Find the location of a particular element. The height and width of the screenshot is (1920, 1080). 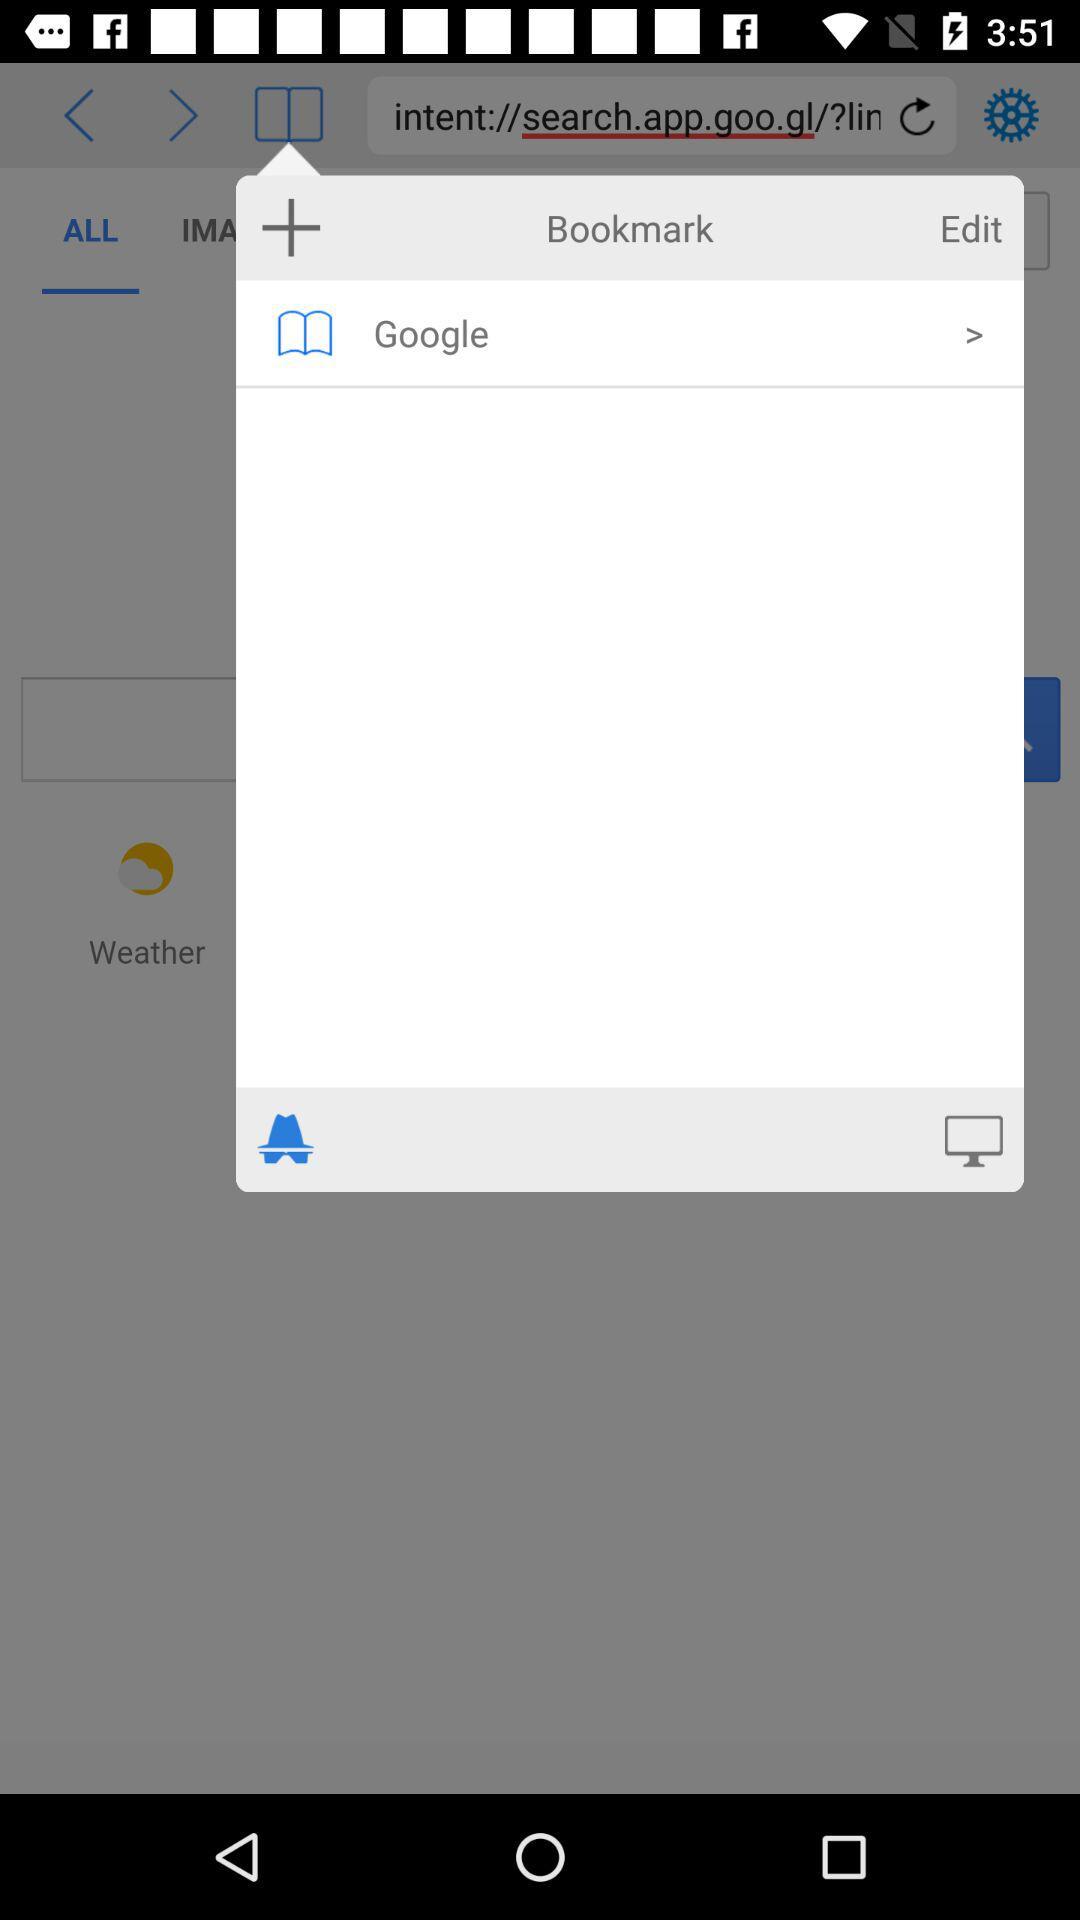

add symbol is located at coordinates (291, 227).